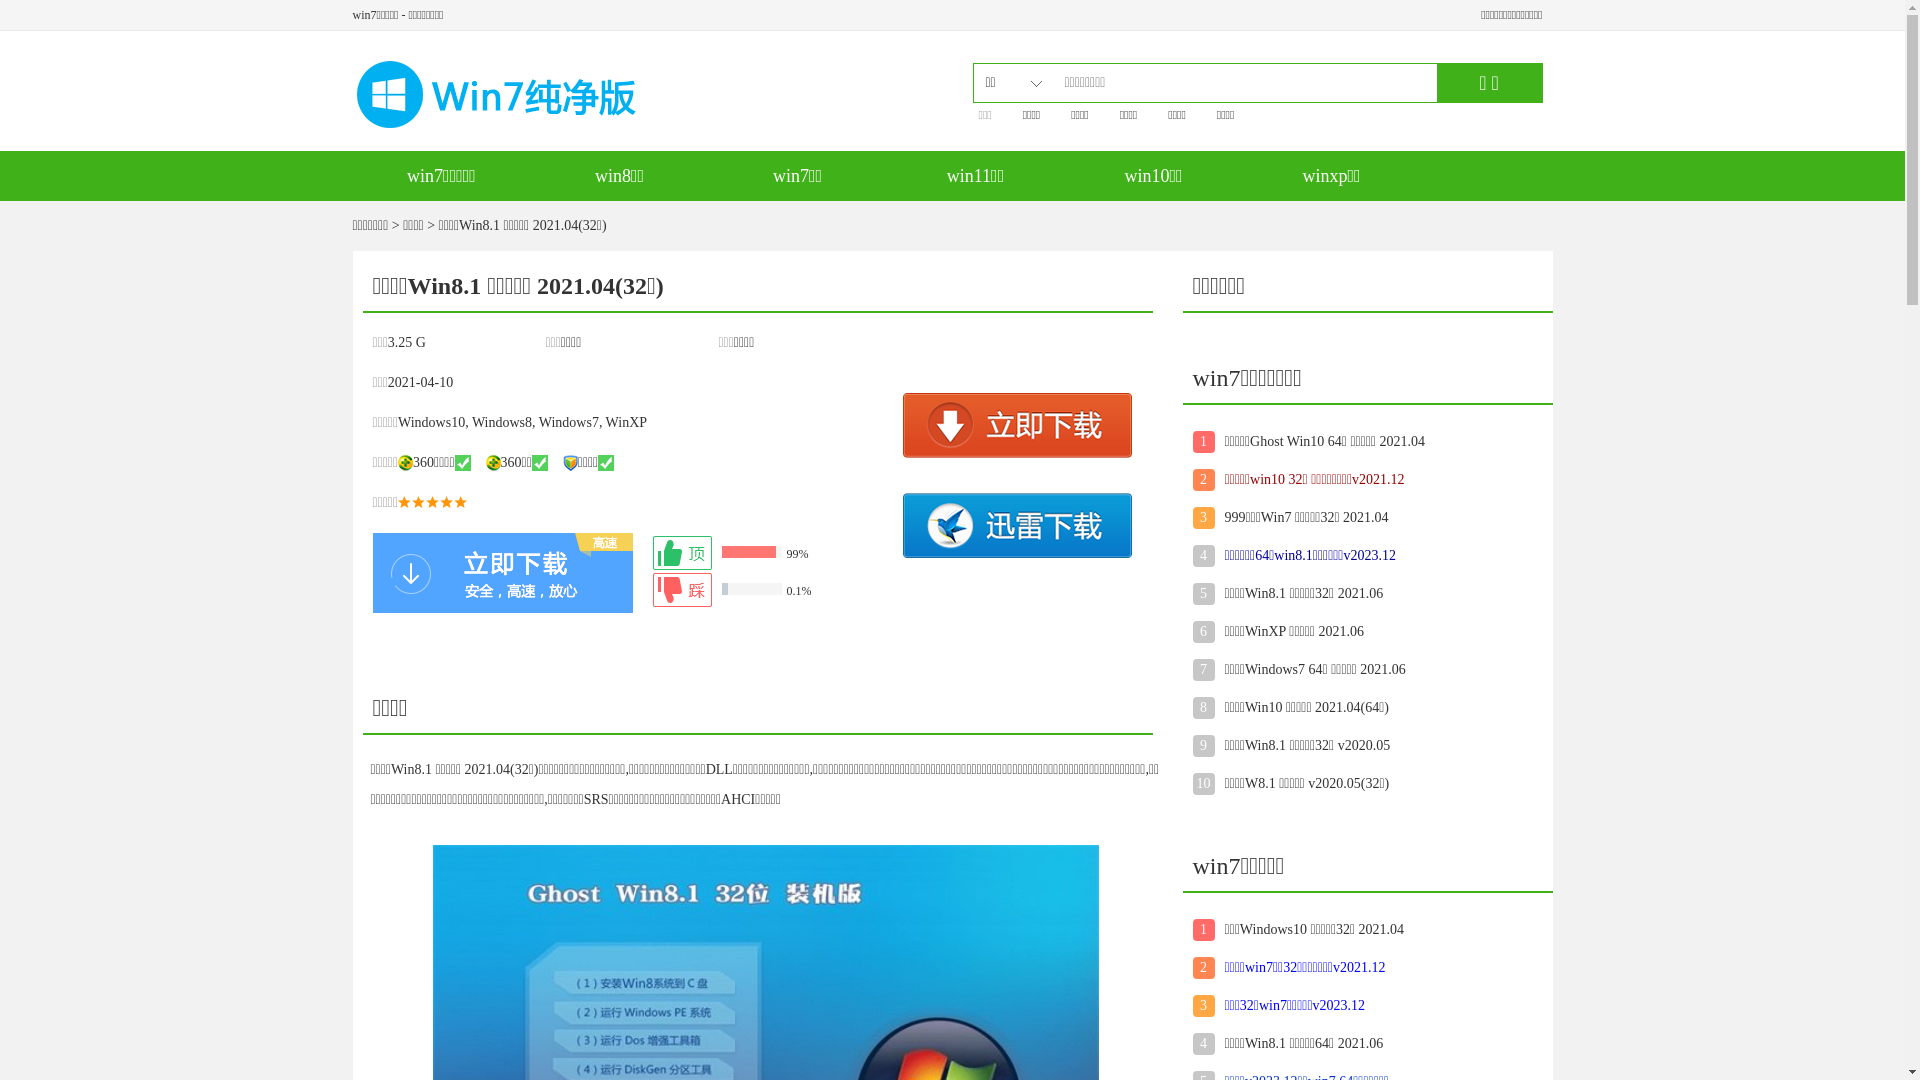 The height and width of the screenshot is (1080, 1920). I want to click on '99%', so click(652, 552).